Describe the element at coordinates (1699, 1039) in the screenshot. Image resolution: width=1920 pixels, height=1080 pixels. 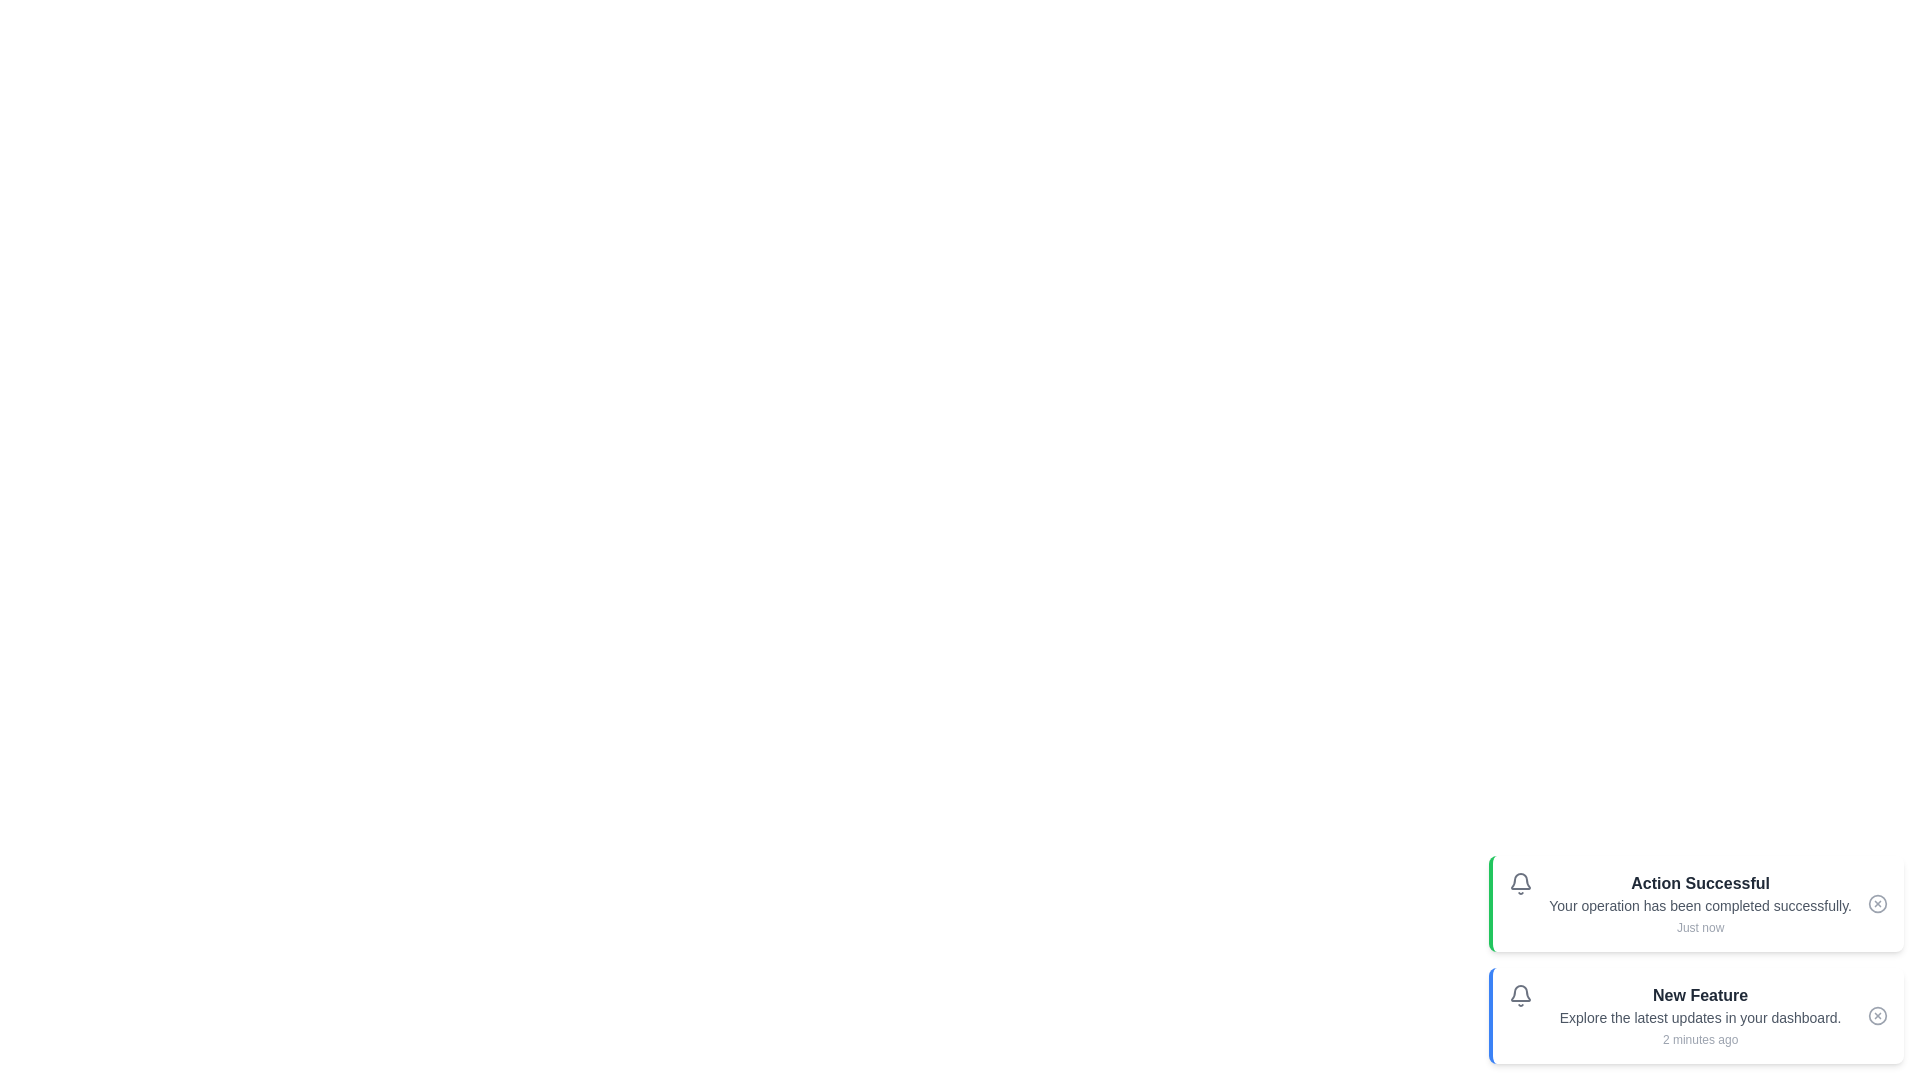
I see `the text label reading '2 minutes ago' located inside the second notification card, positioned below the description text 'Explore the latest updates in your dashboard.'` at that location.